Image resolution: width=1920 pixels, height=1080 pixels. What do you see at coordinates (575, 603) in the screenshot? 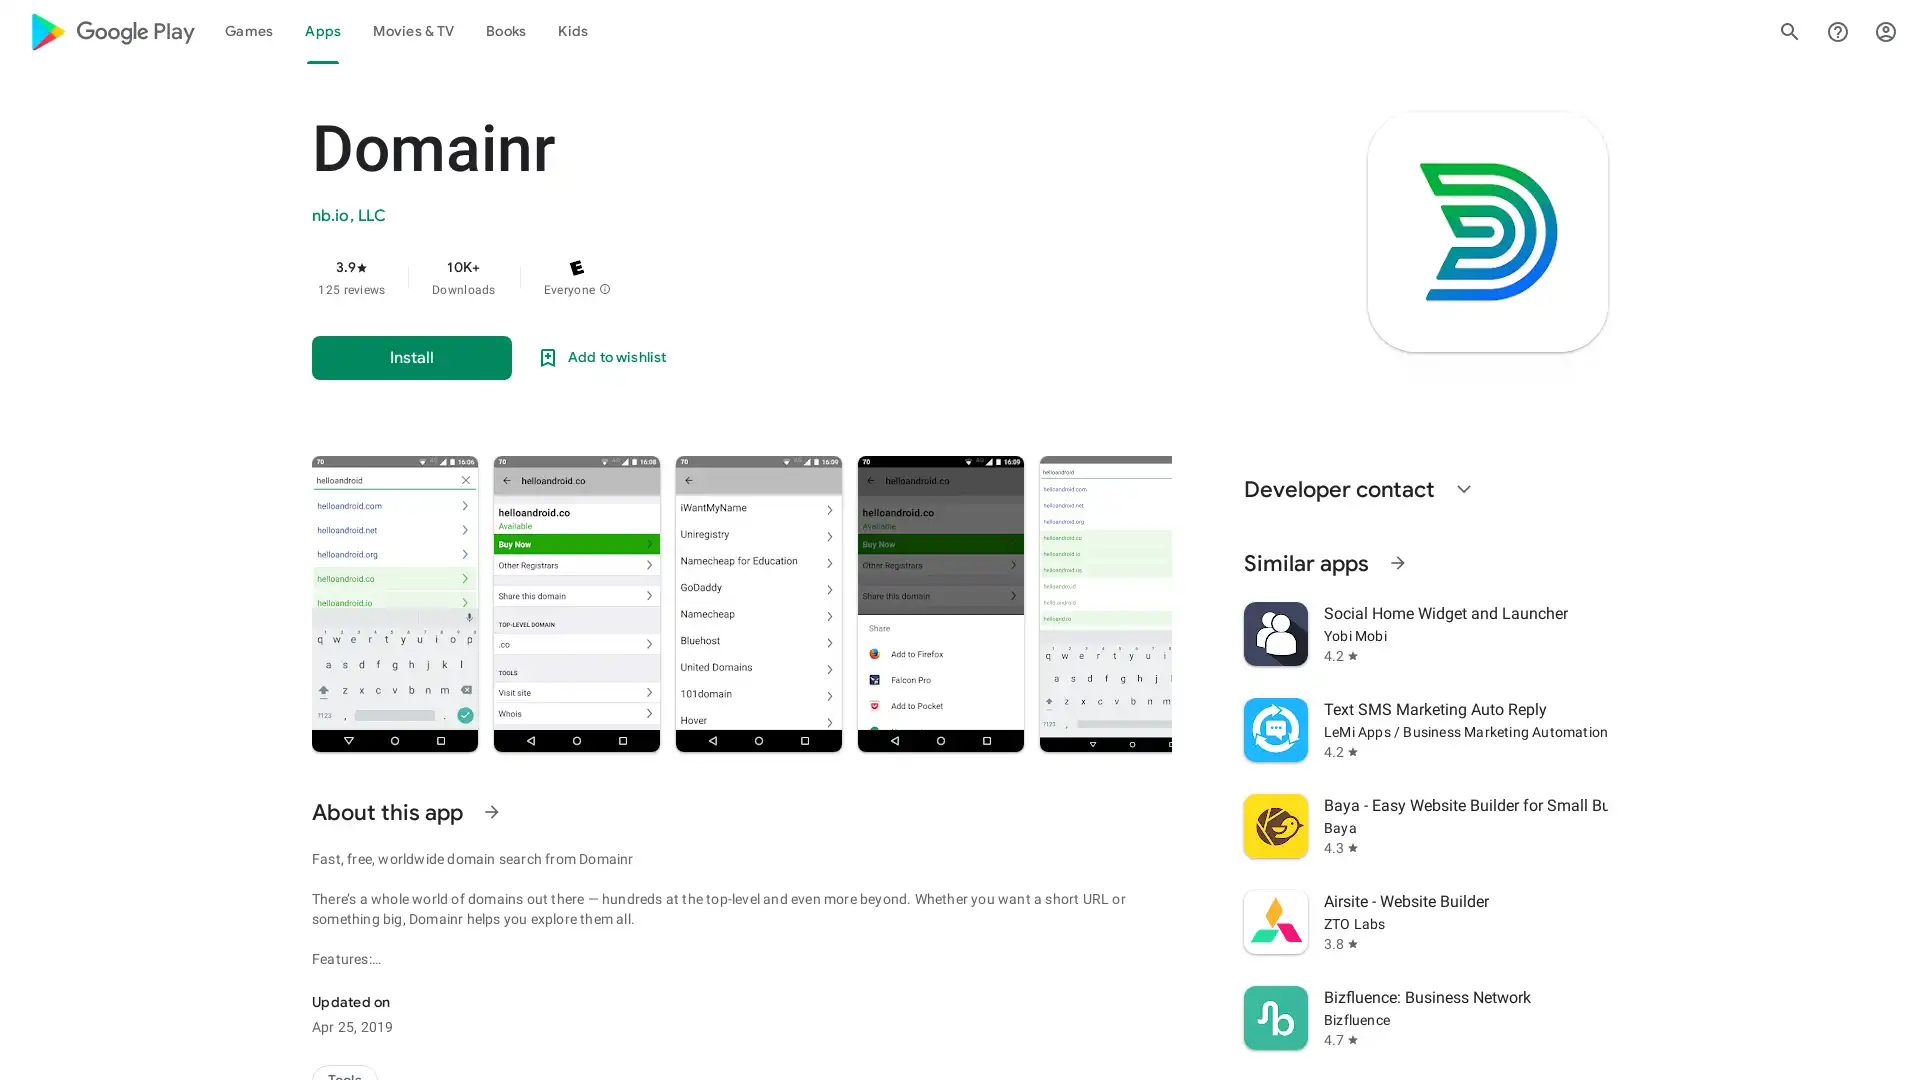
I see `Screenshot image` at bounding box center [575, 603].